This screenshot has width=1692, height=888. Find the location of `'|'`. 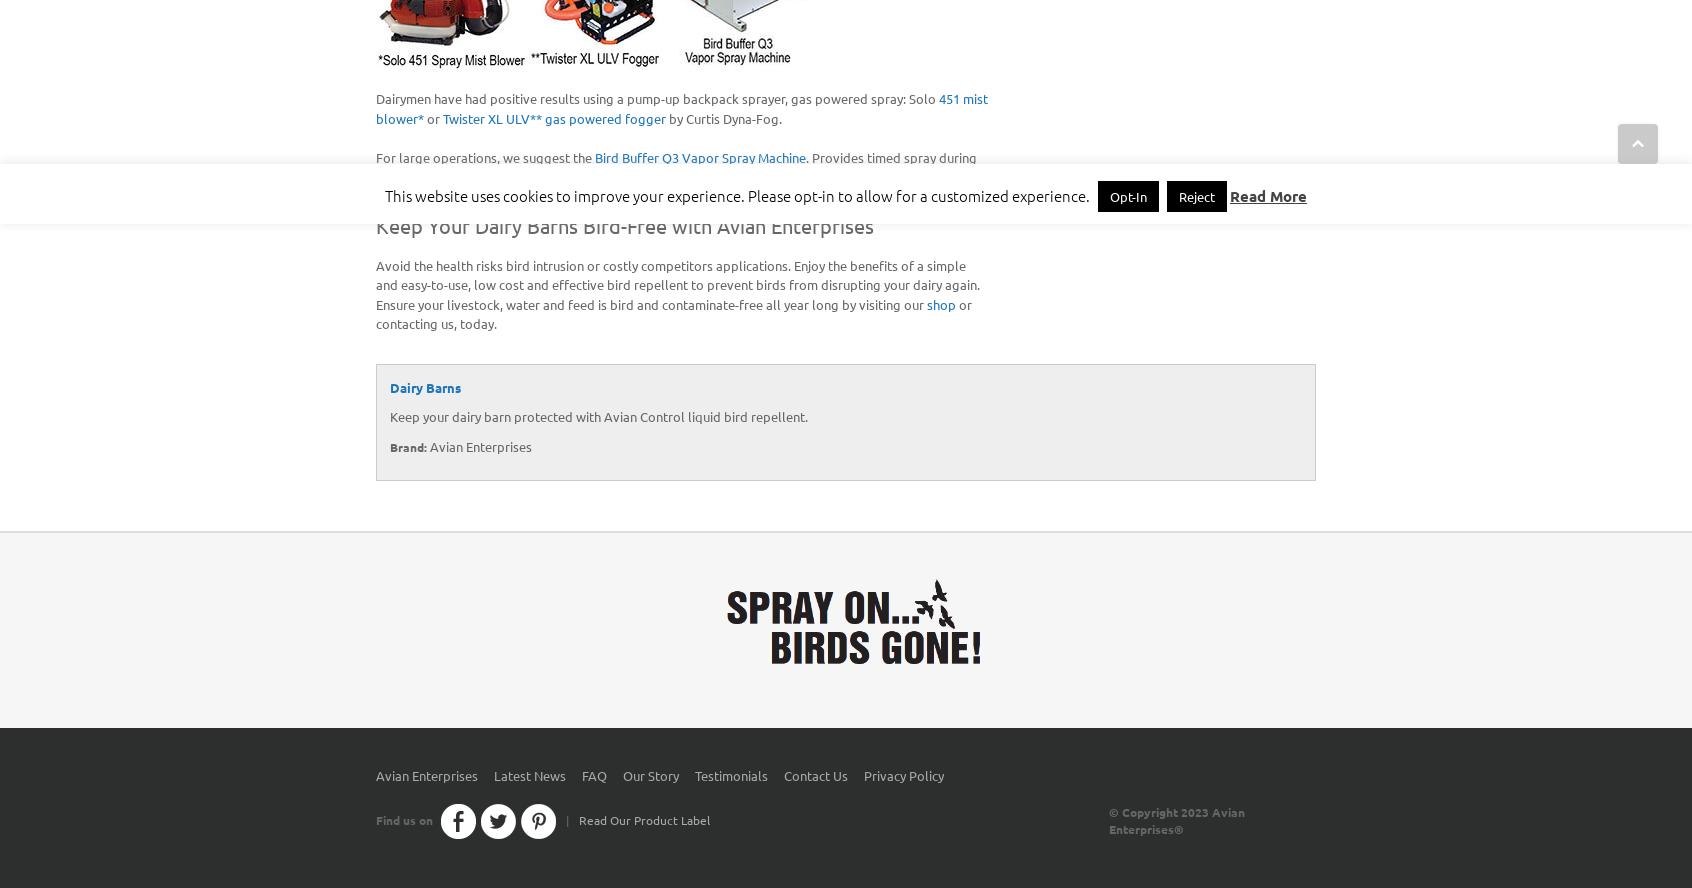

'|' is located at coordinates (566, 819).